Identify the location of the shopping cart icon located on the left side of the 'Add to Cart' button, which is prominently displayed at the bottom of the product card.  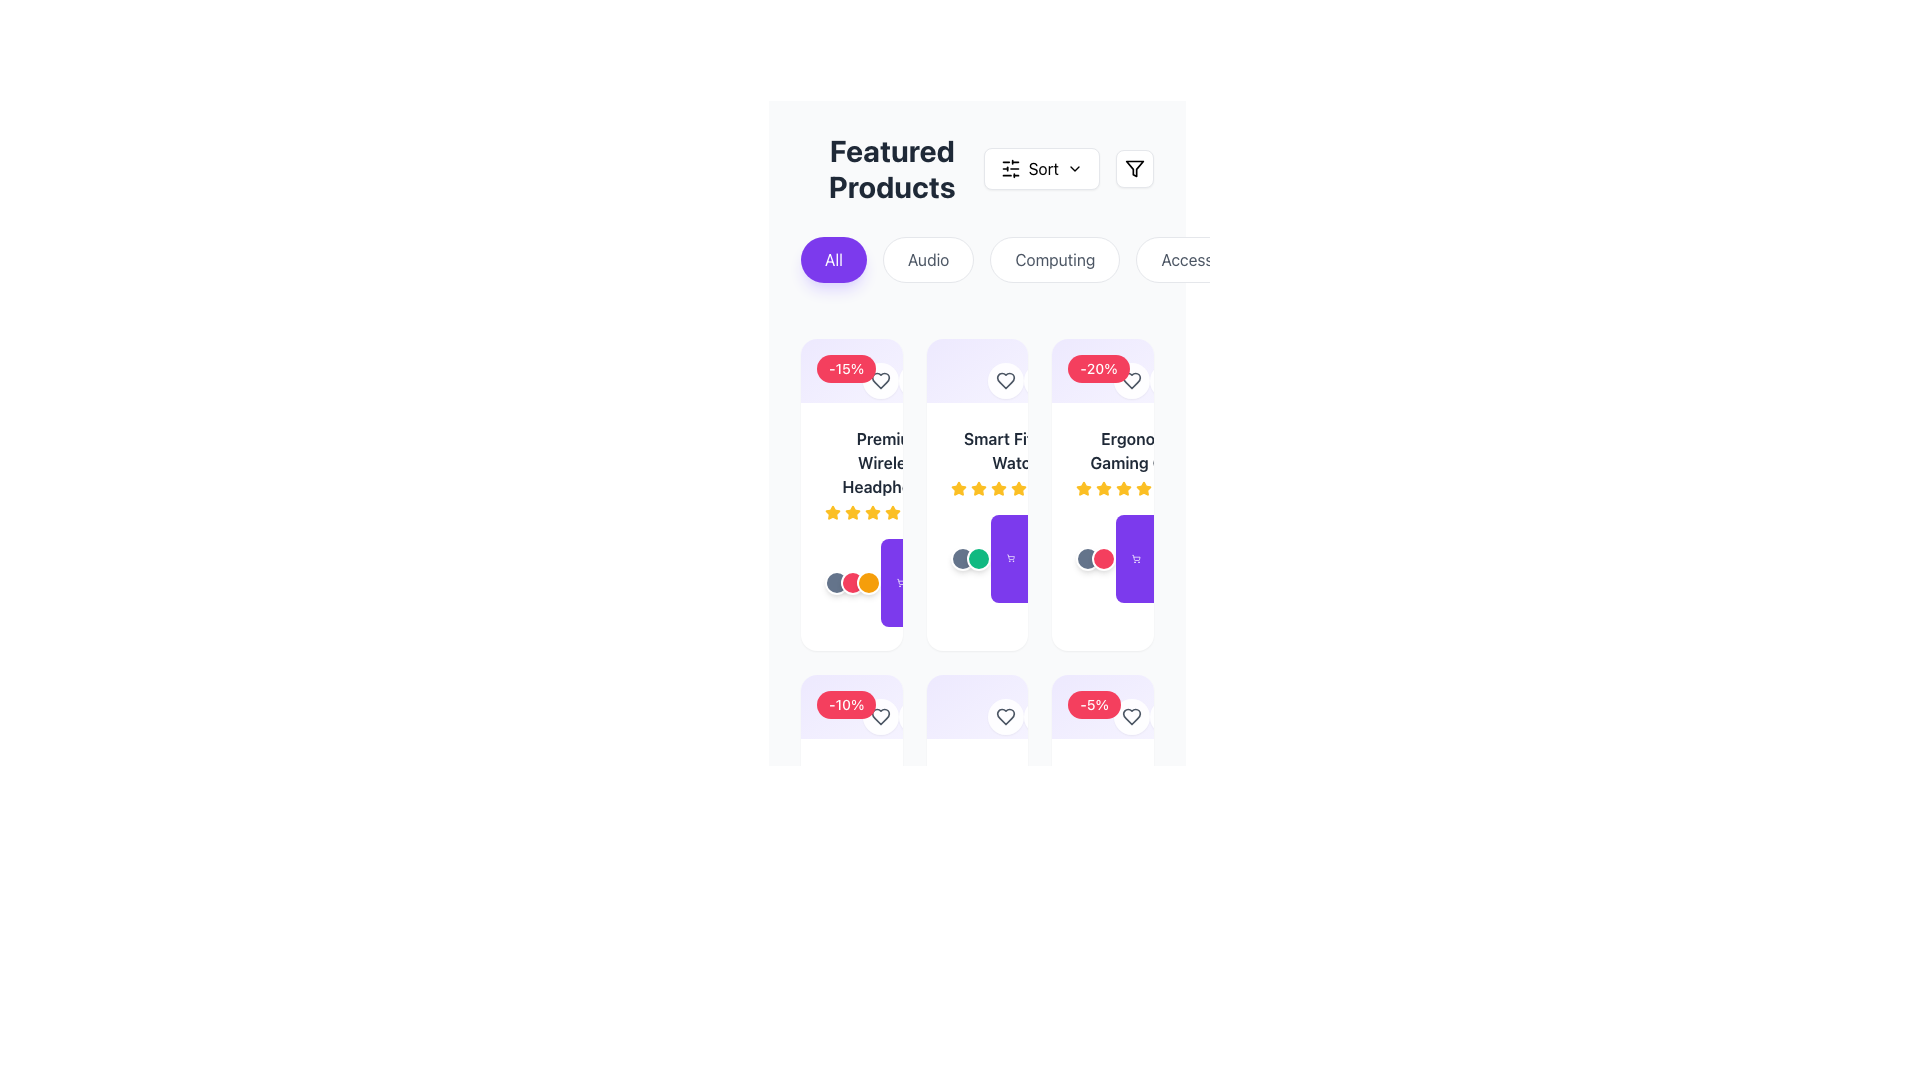
(1136, 559).